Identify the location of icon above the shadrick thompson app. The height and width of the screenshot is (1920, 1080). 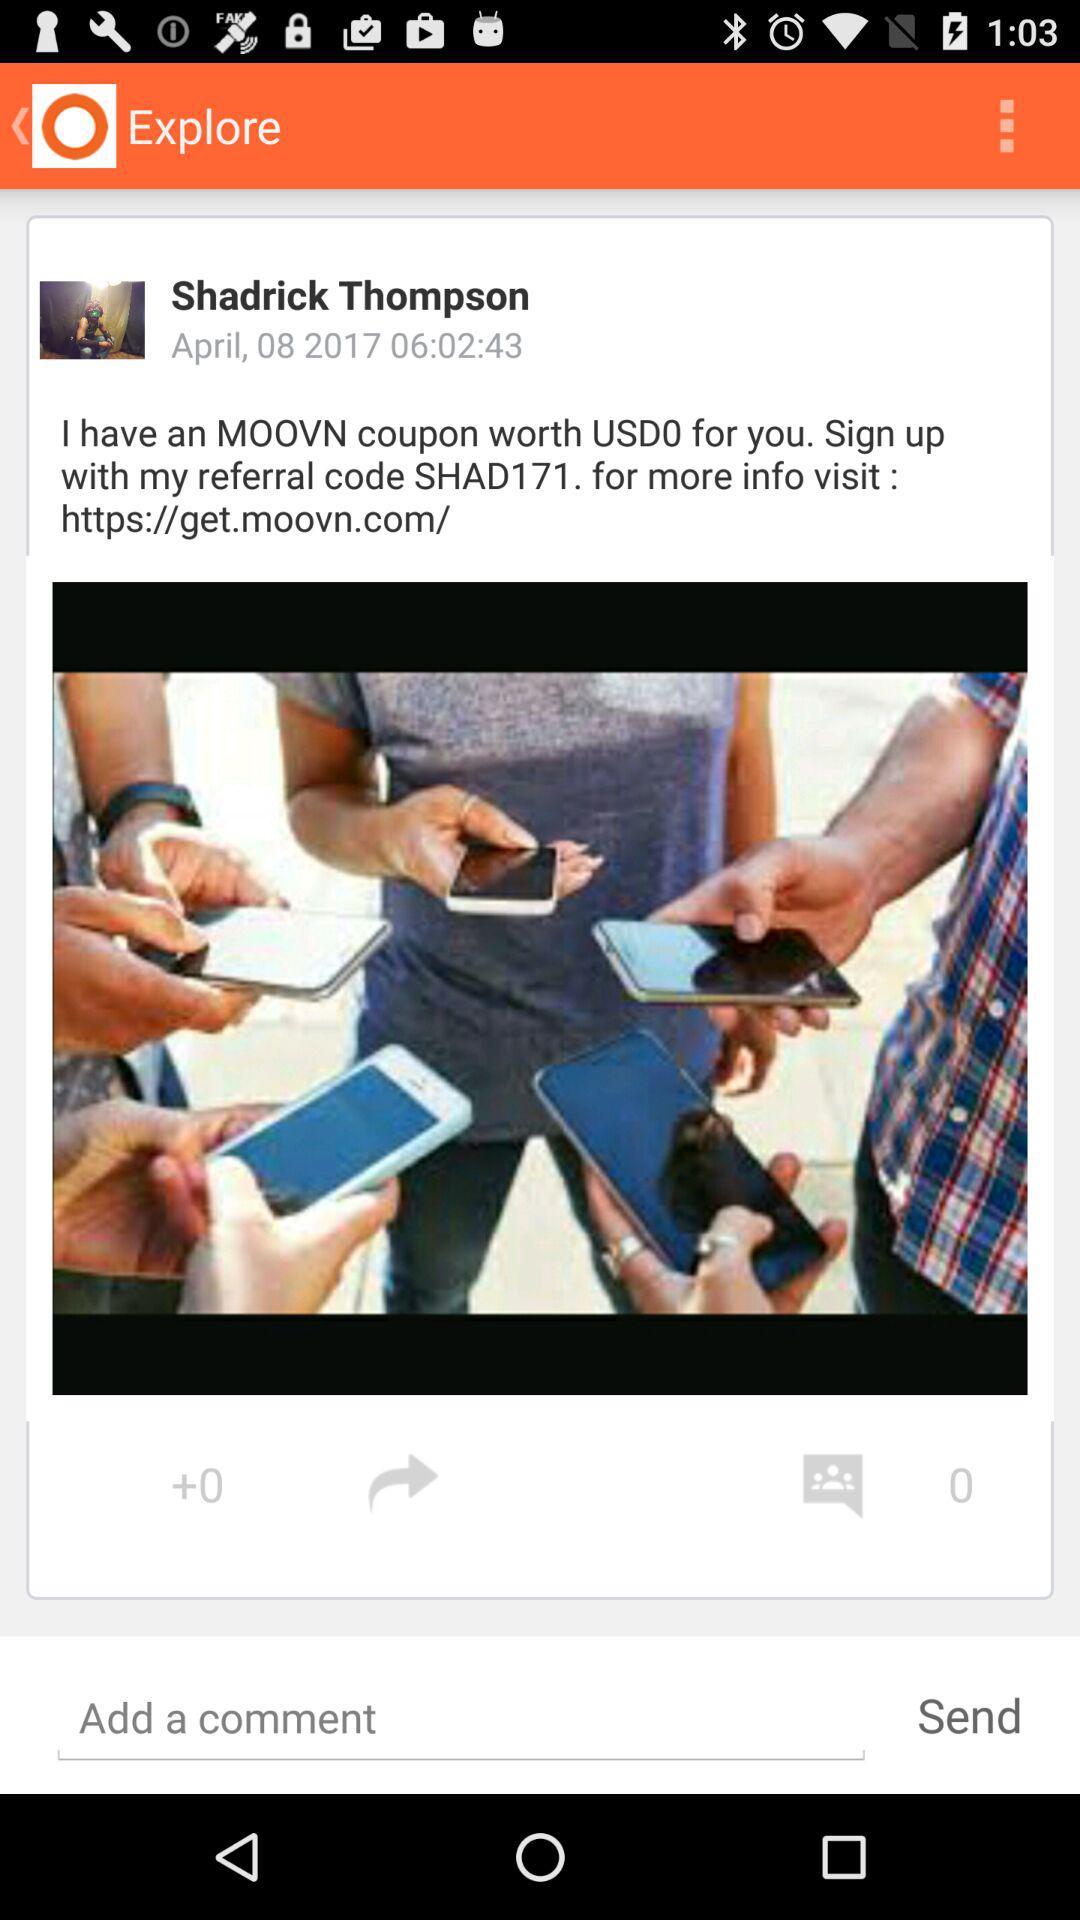
(1006, 124).